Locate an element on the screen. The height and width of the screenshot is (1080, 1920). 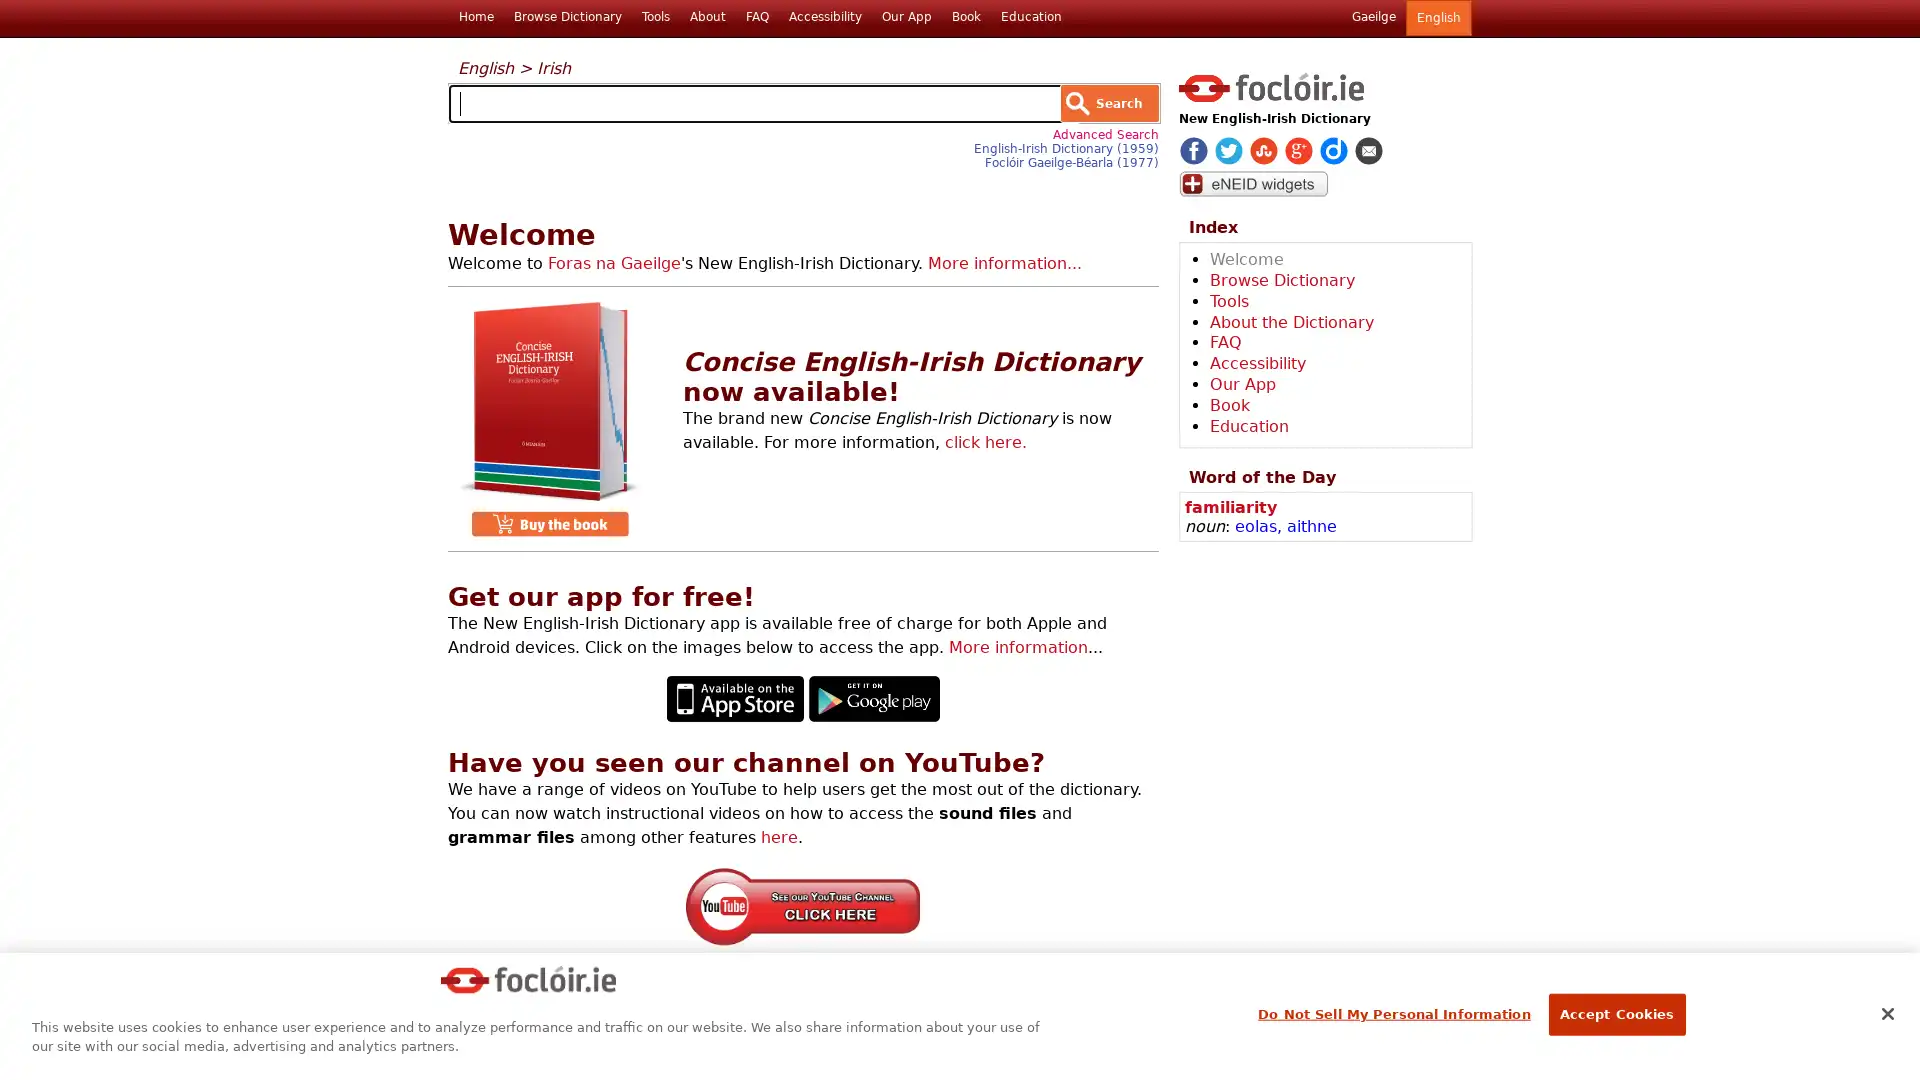
Close is located at coordinates (1886, 1014).